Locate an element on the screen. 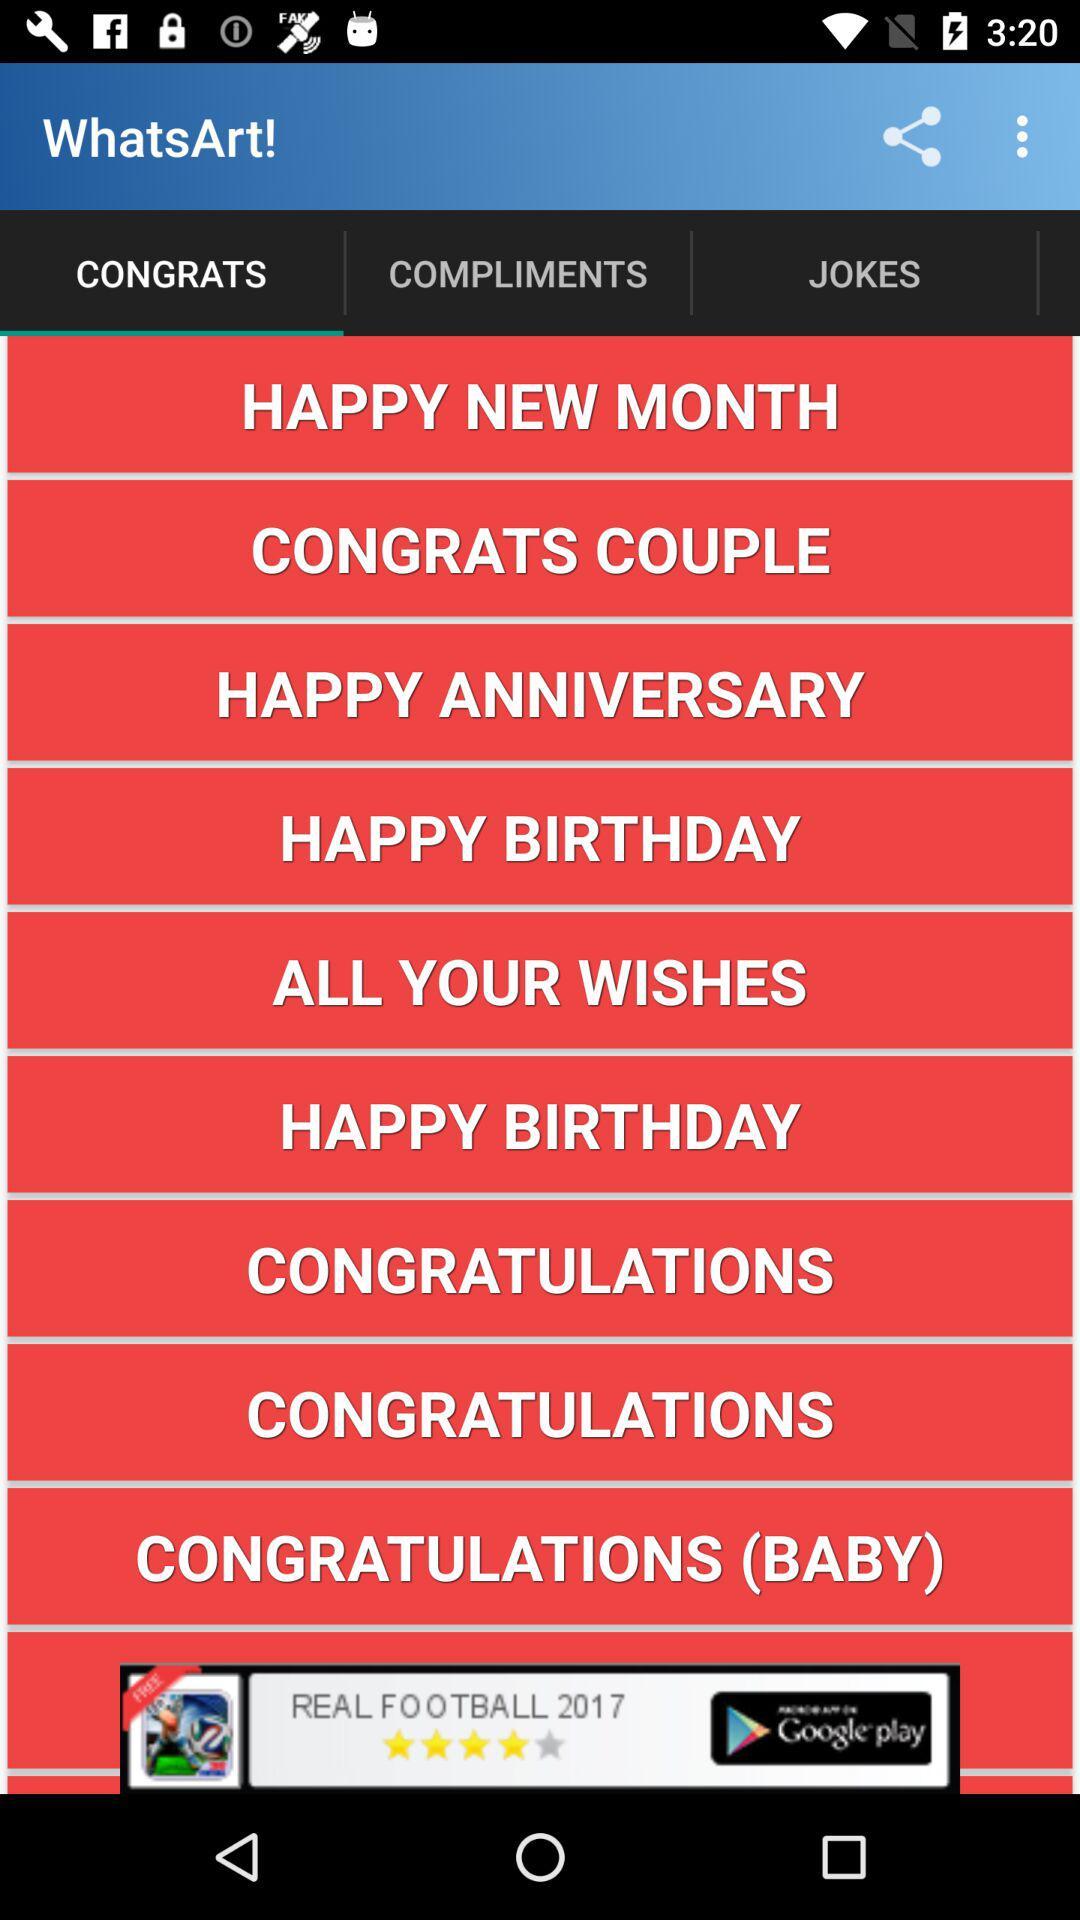 Image resolution: width=1080 pixels, height=1920 pixels. the wow is located at coordinates (540, 1699).